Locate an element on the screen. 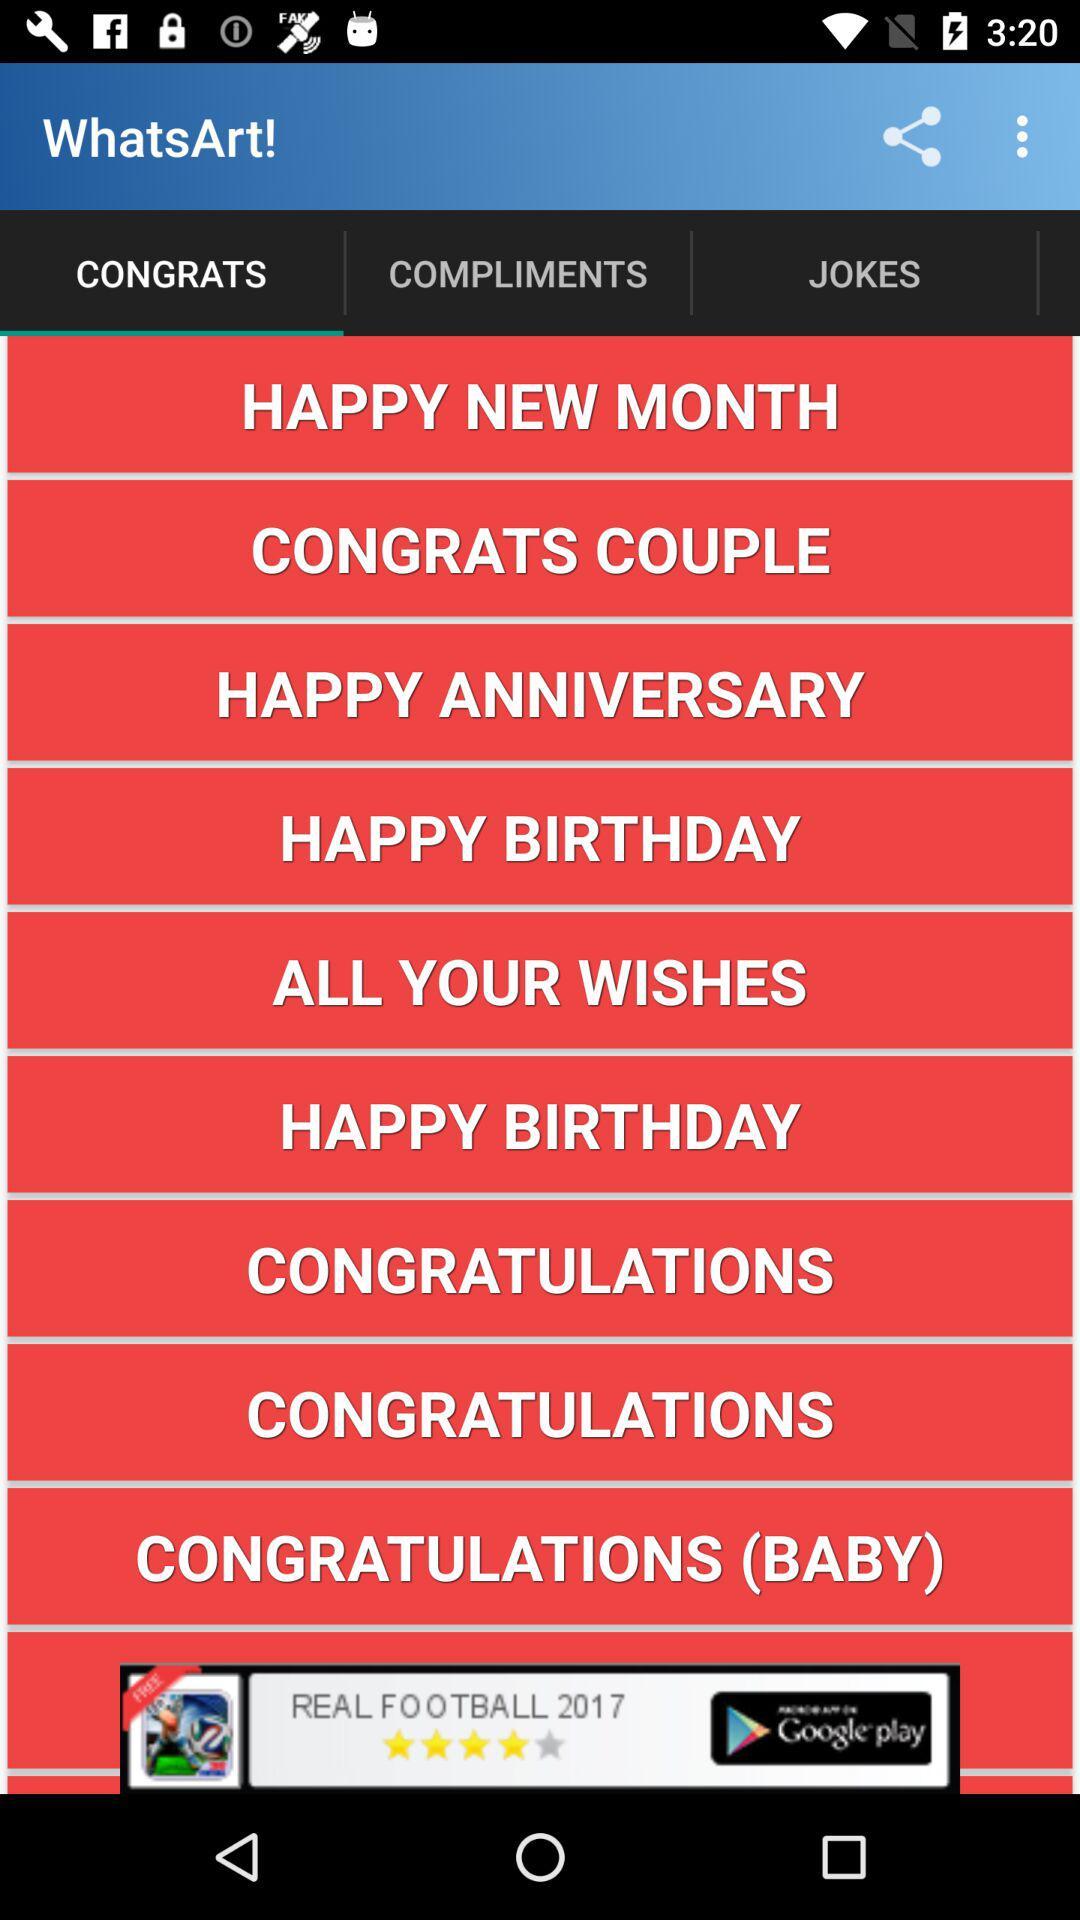 Image resolution: width=1080 pixels, height=1920 pixels. the wow is located at coordinates (540, 1699).